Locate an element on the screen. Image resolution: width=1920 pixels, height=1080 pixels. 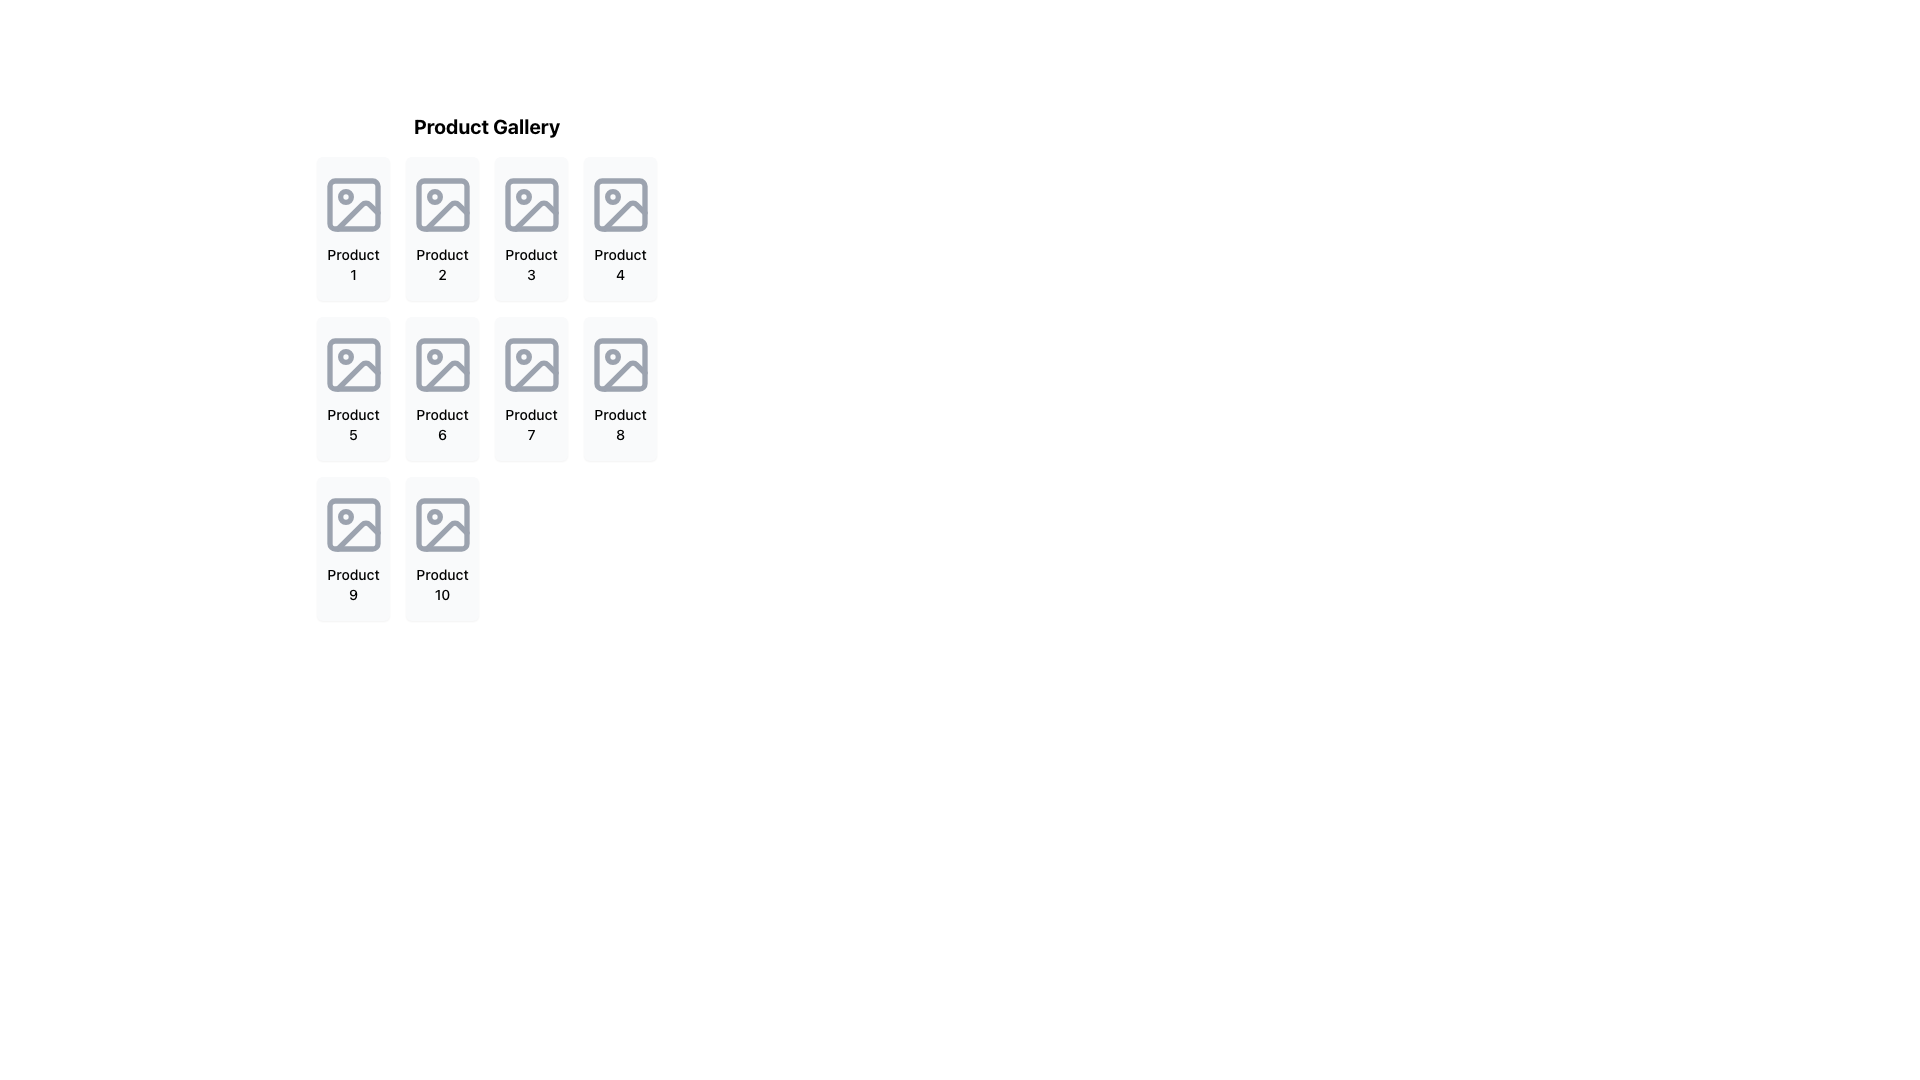
the text label identifying the associated product at the bottom of the third card in the first row of the 'Product Gallery' grid layout is located at coordinates (531, 264).